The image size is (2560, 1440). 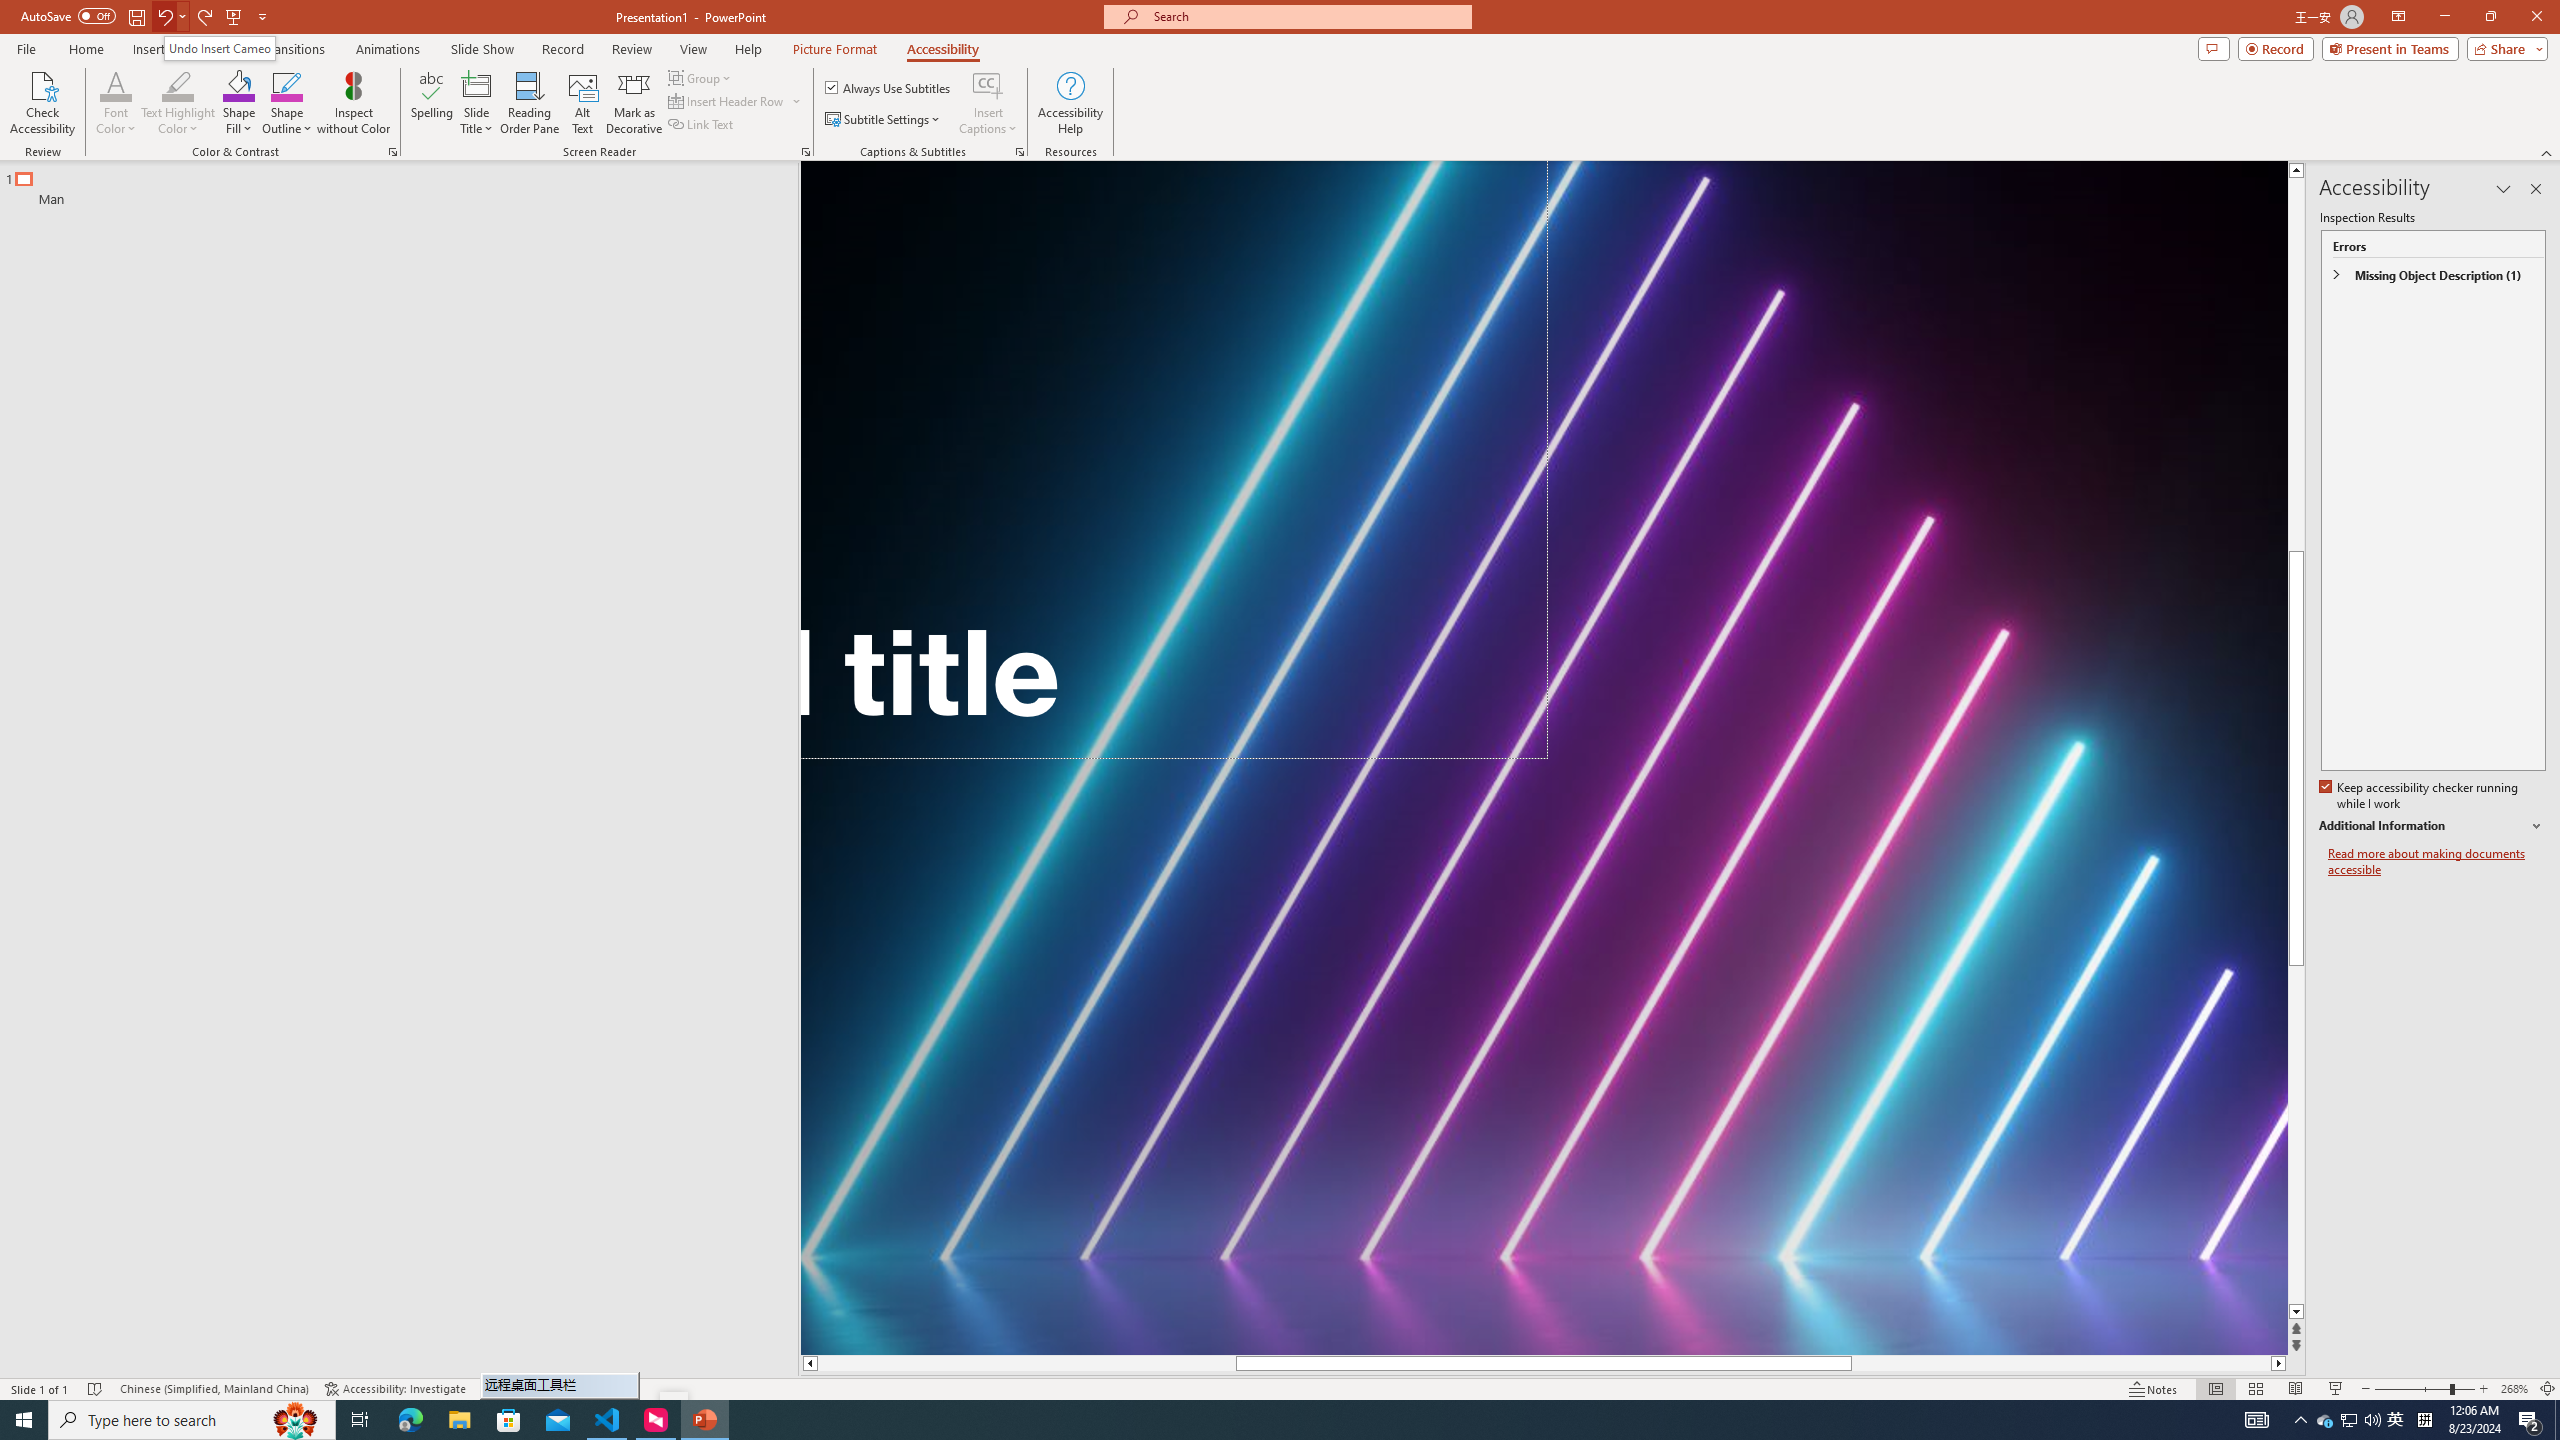 What do you see at coordinates (727, 99) in the screenshot?
I see `'Insert Header Row'` at bounding box center [727, 99].